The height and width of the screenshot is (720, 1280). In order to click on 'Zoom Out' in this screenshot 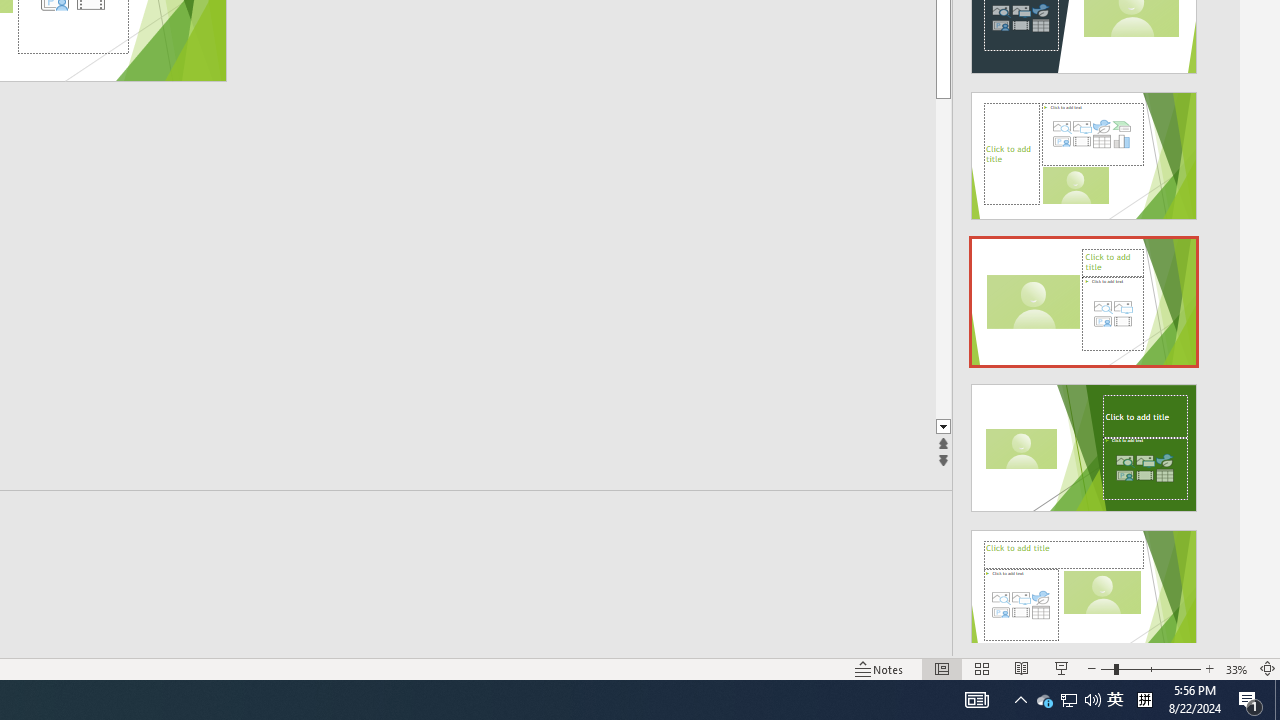, I will do `click(1106, 669)`.